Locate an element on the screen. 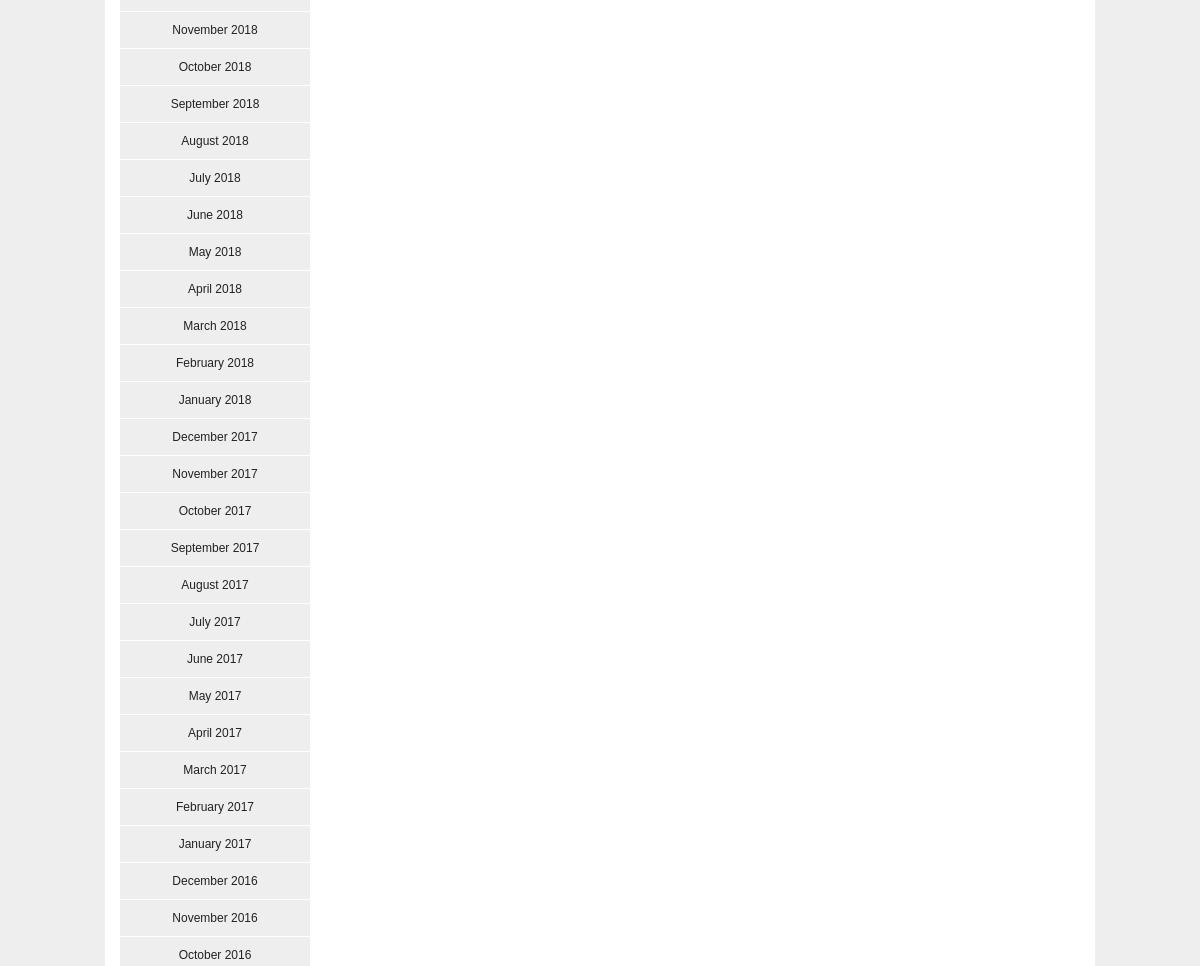 Image resolution: width=1200 pixels, height=966 pixels. 'May 2017' is located at coordinates (213, 695).